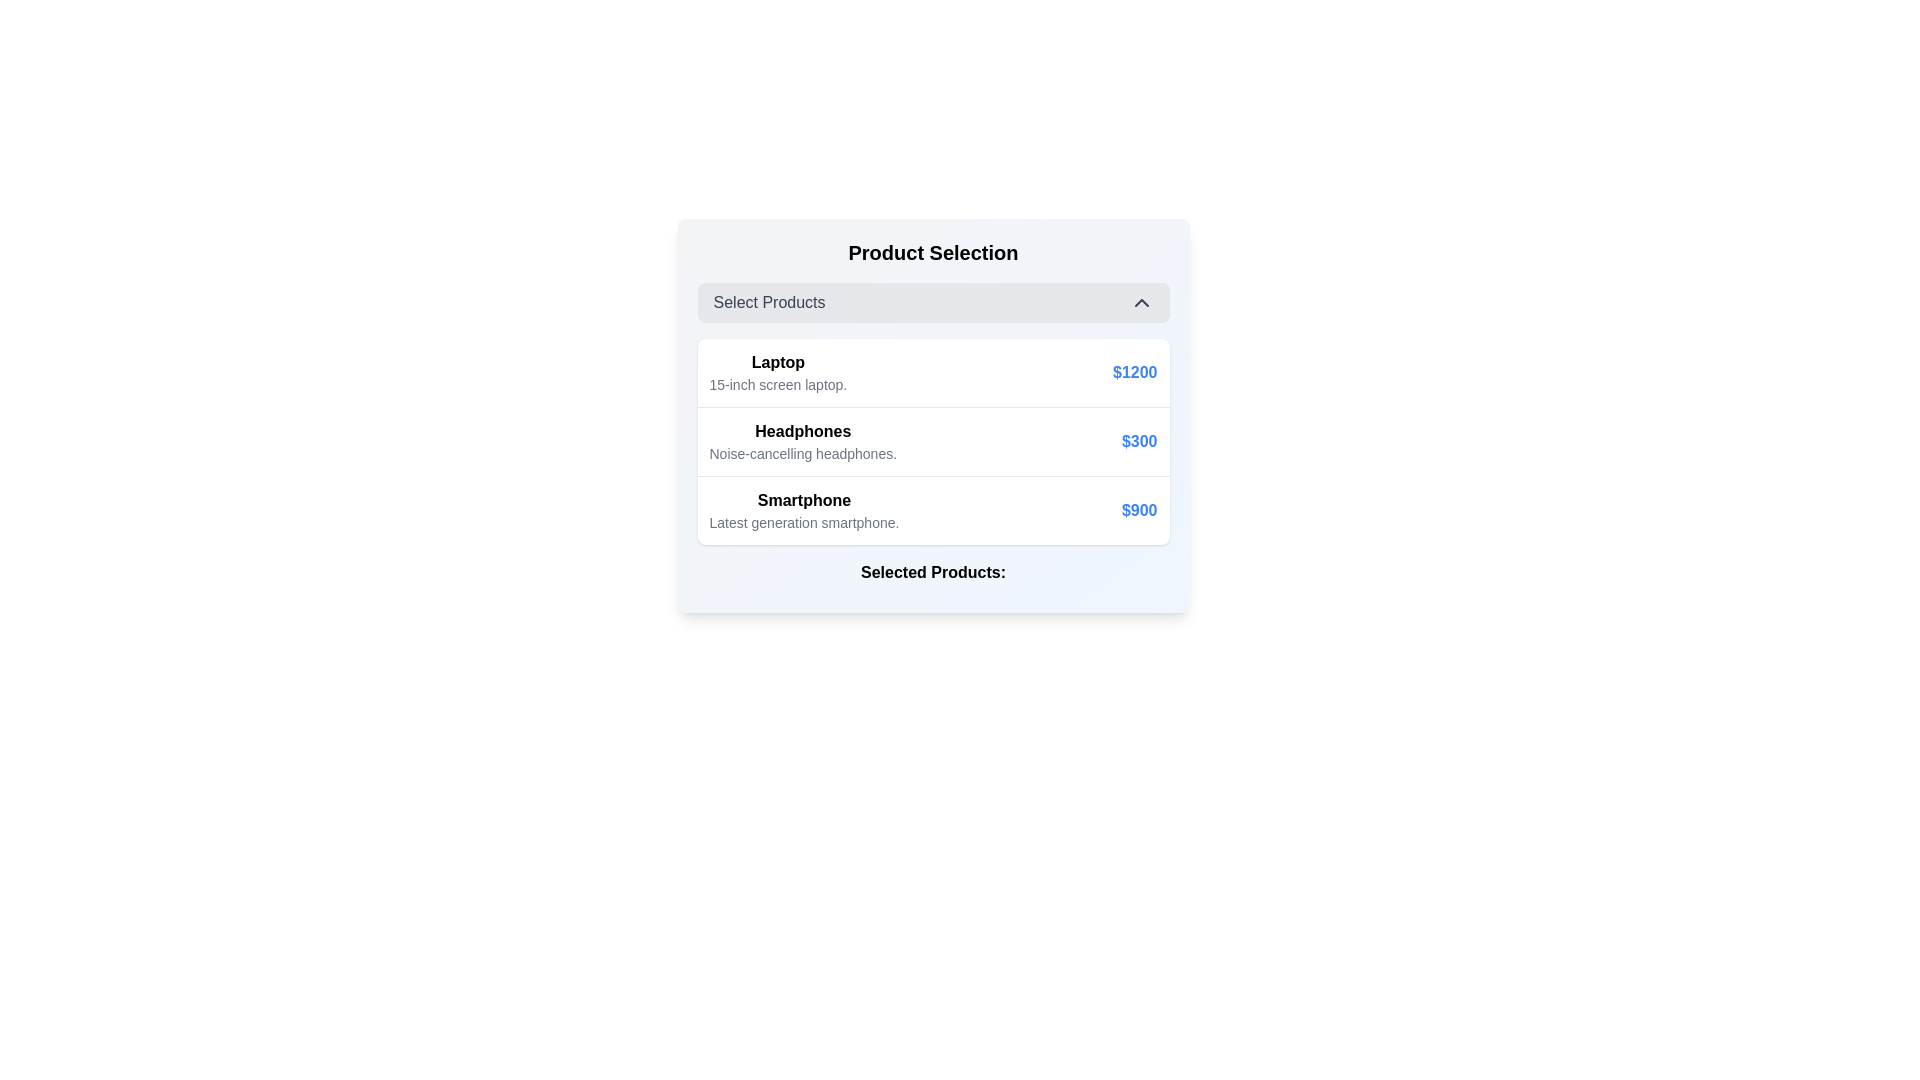 Image resolution: width=1920 pixels, height=1080 pixels. I want to click on the static text providing descriptive information about the product 'Headphones' indicating its key feature of noise-cancellation, located below the 'Headphones' title in the product list, so click(803, 454).